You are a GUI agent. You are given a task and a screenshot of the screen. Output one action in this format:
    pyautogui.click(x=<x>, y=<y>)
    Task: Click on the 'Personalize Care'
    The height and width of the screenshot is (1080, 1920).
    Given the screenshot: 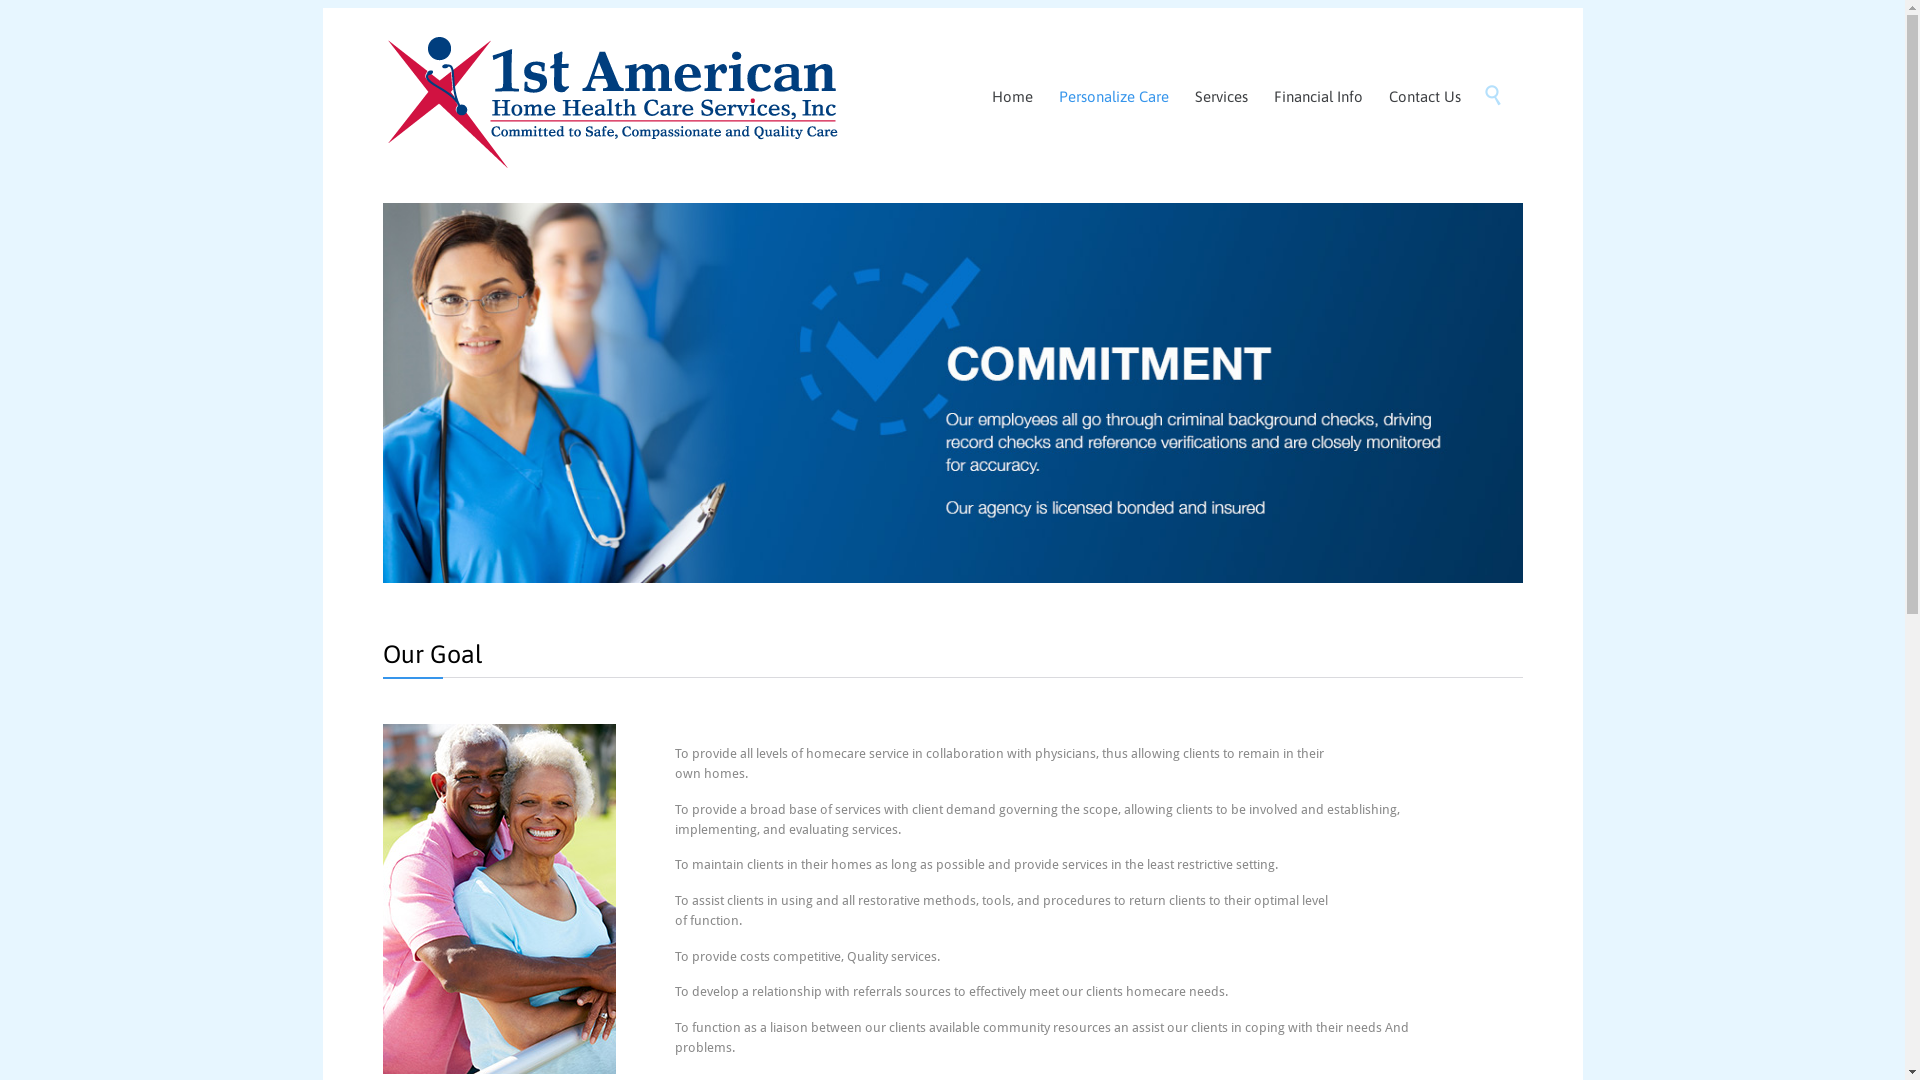 What is the action you would take?
    pyautogui.click(x=1112, y=97)
    